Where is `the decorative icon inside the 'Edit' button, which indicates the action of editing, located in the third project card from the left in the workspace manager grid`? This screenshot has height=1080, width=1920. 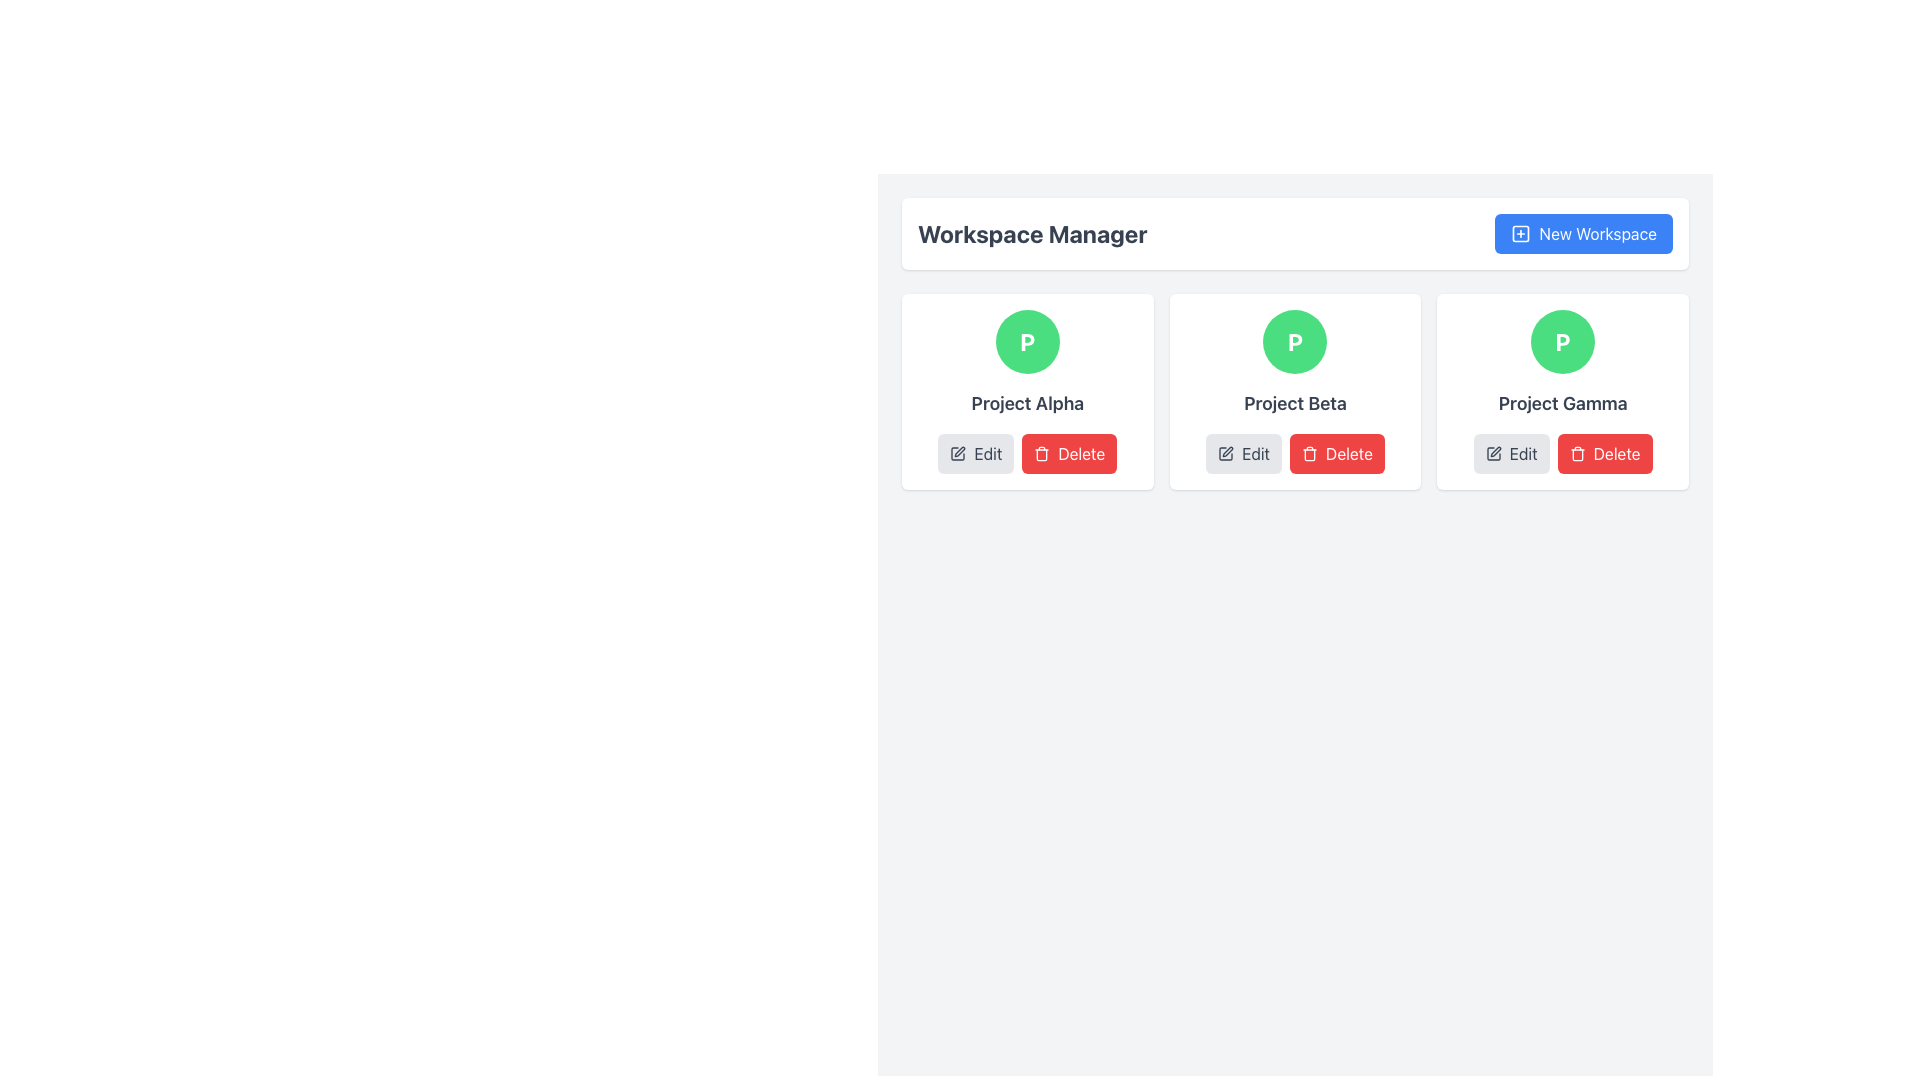 the decorative icon inside the 'Edit' button, which indicates the action of editing, located in the third project card from the left in the workspace manager grid is located at coordinates (1492, 454).